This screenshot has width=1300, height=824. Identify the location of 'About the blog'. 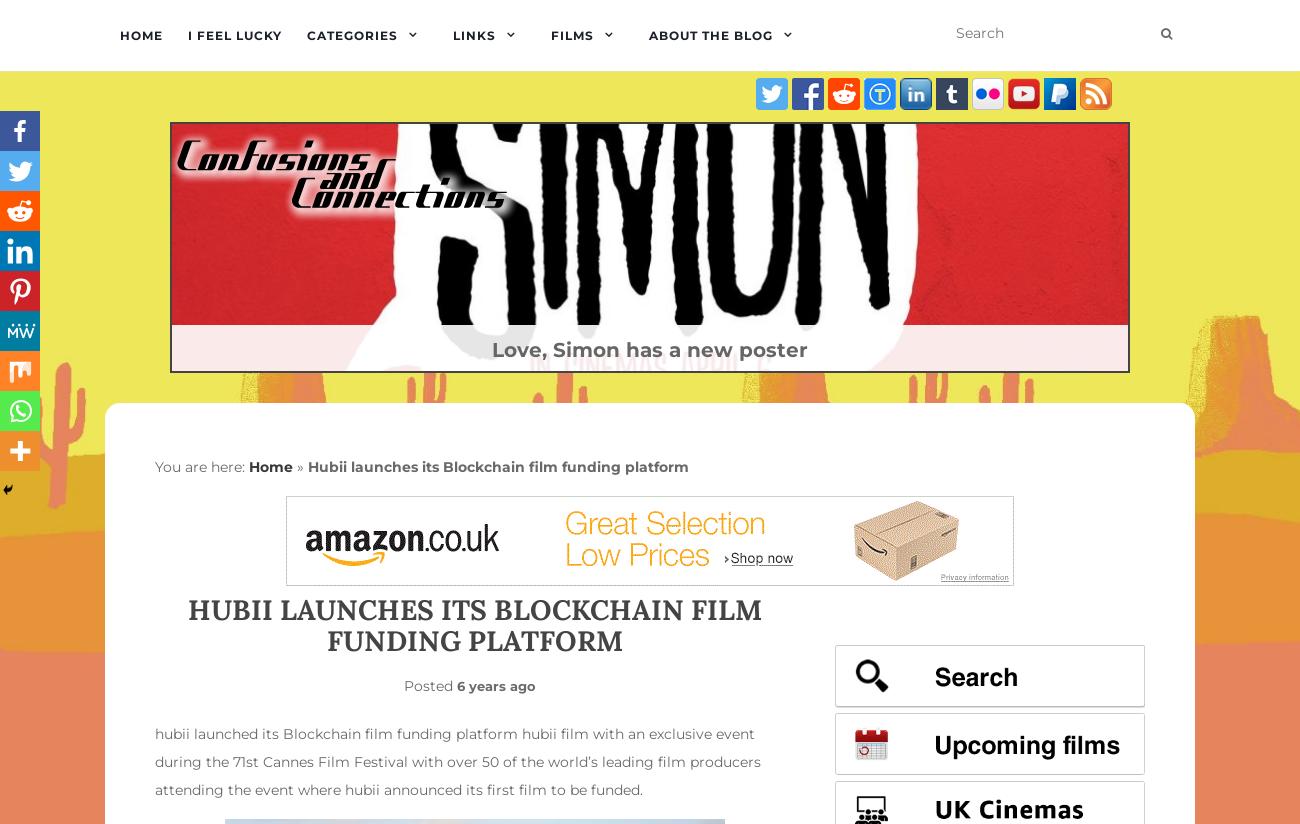
(648, 35).